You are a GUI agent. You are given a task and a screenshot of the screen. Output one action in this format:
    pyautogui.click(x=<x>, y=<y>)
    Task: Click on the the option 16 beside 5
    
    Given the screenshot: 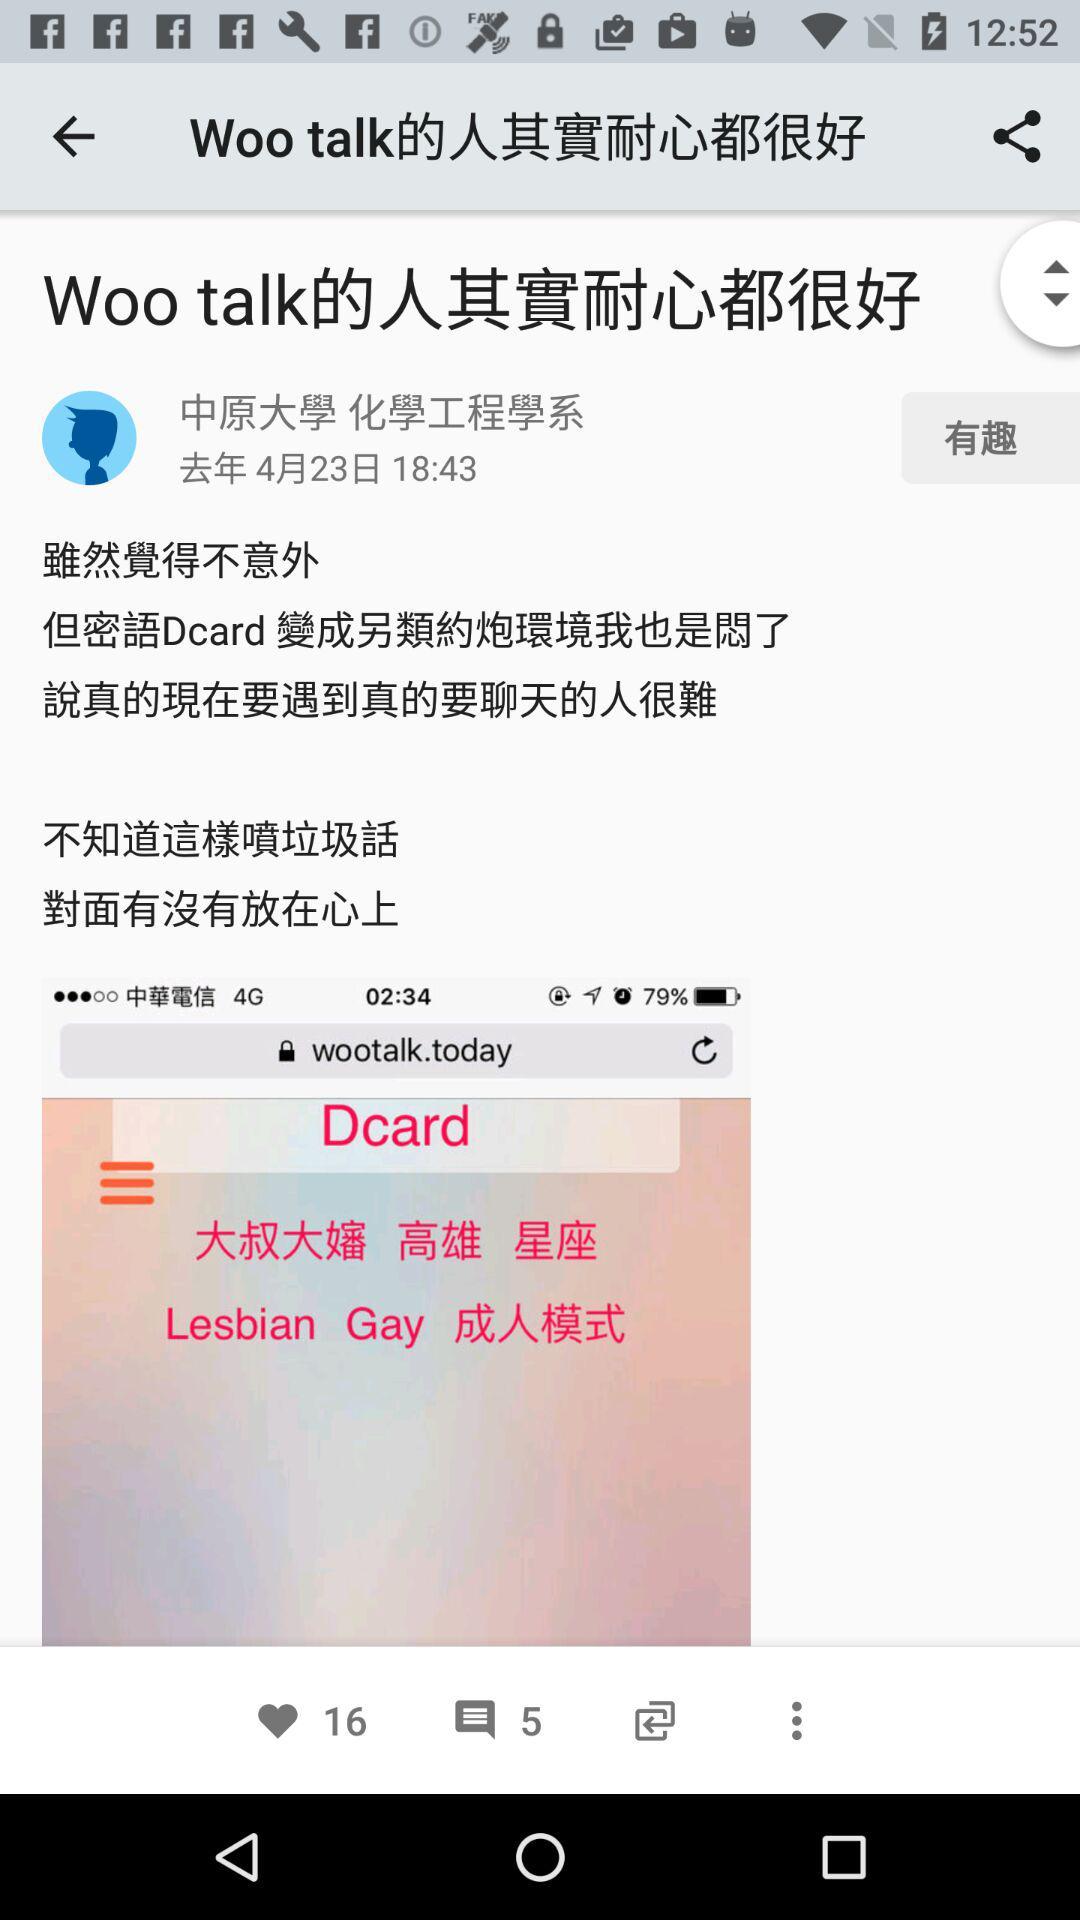 What is the action you would take?
    pyautogui.click(x=311, y=1719)
    